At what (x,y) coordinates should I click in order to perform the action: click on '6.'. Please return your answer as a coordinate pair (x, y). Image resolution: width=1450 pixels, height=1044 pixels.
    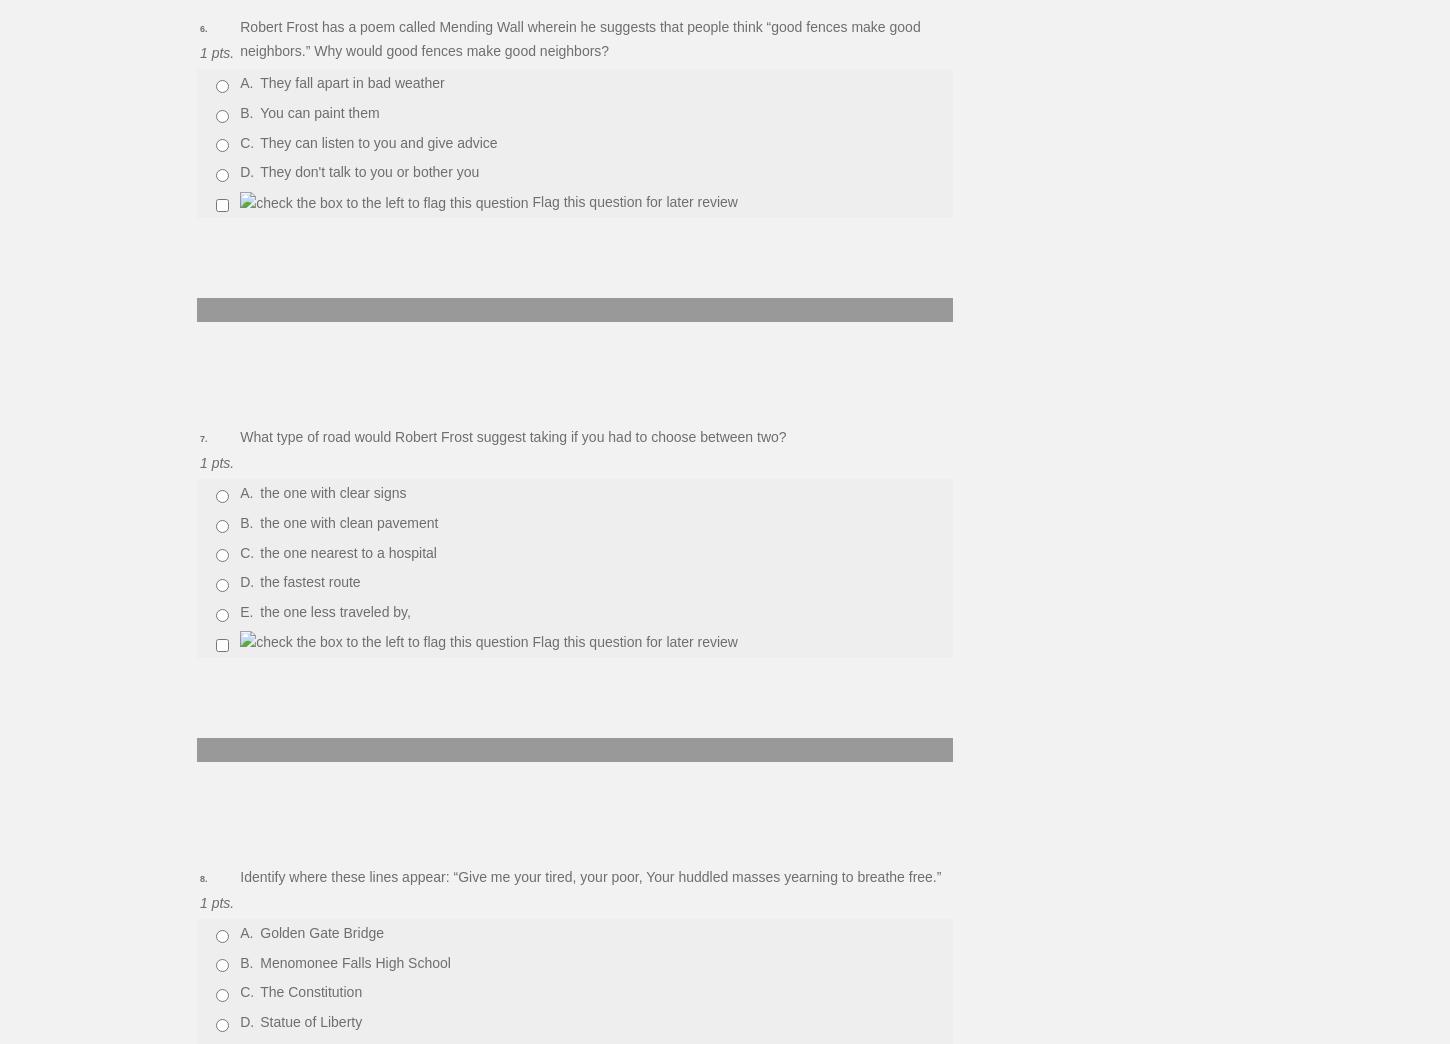
    Looking at the image, I should click on (202, 28).